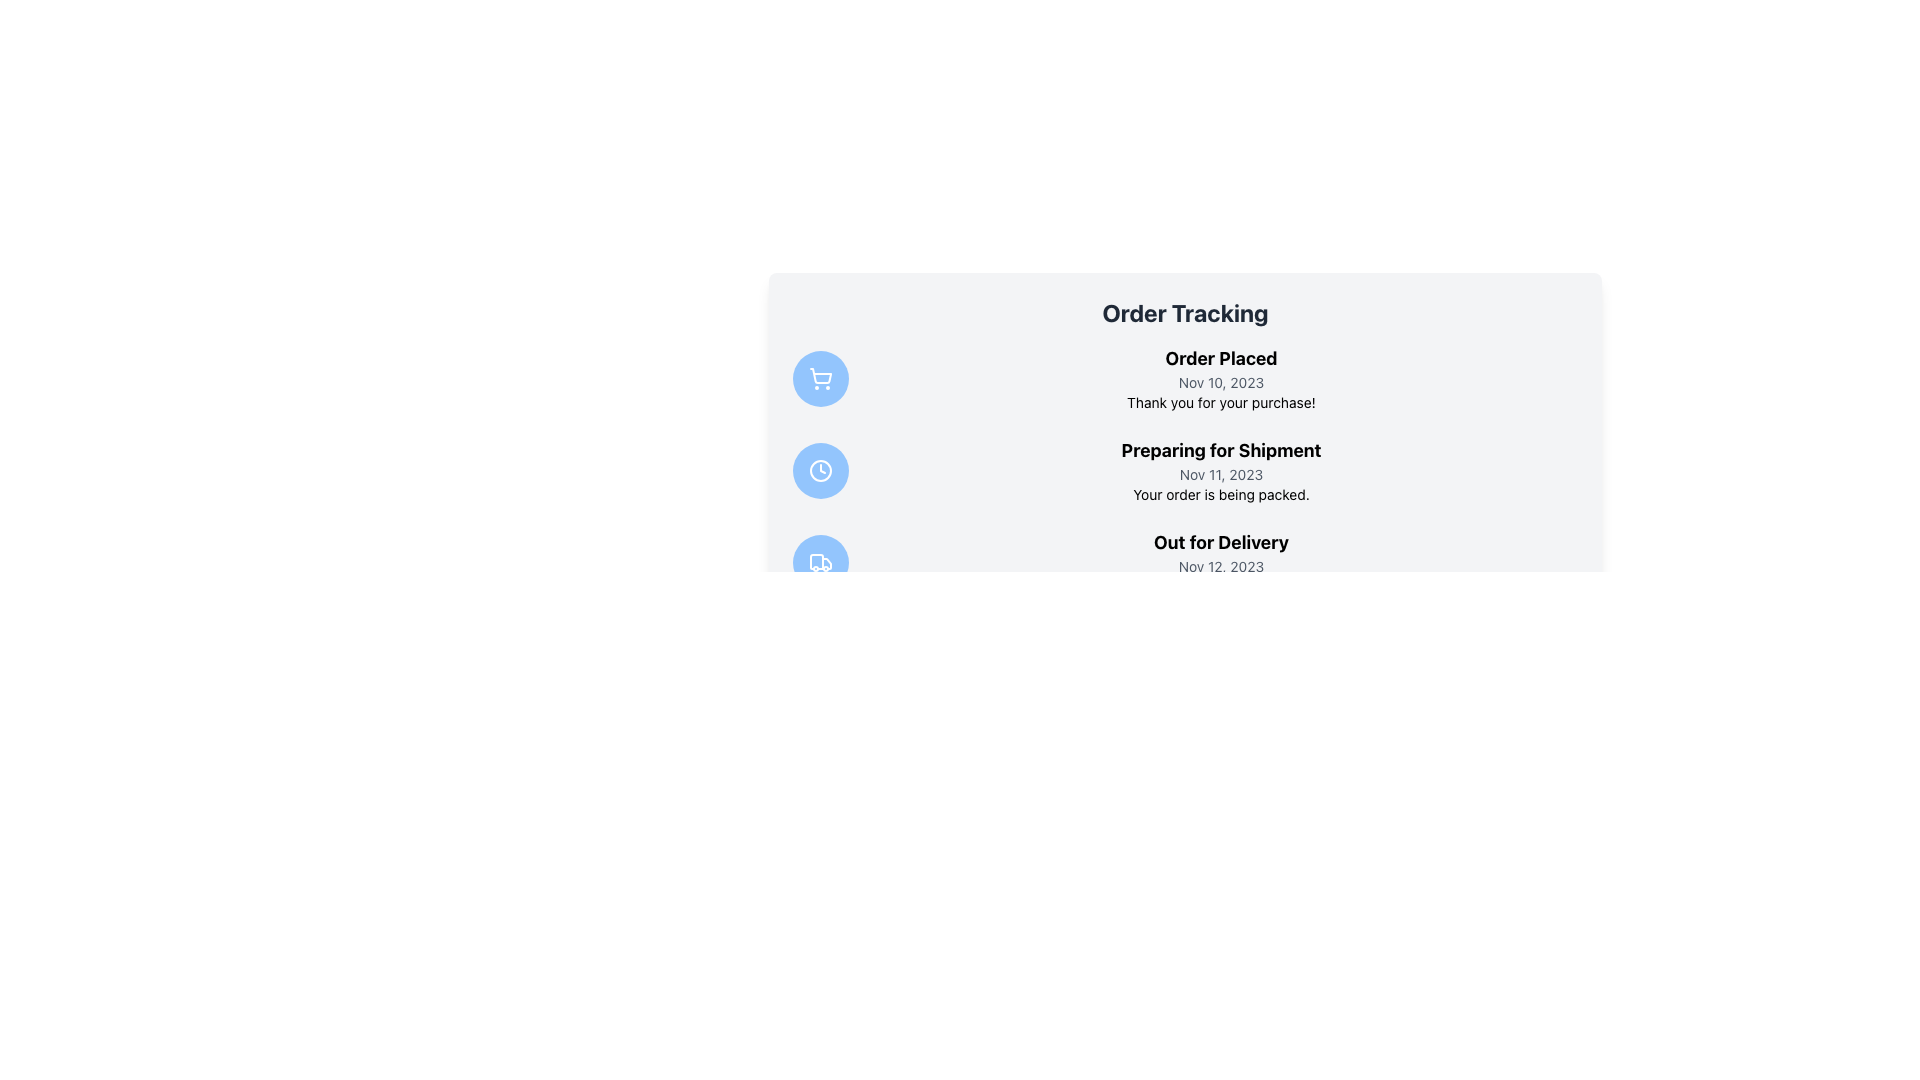 The height and width of the screenshot is (1080, 1920). What do you see at coordinates (1220, 382) in the screenshot?
I see `the text label displaying 'Nov 10, 2023', which is positioned below the 'Order Placed' title and above the thank you message` at bounding box center [1220, 382].